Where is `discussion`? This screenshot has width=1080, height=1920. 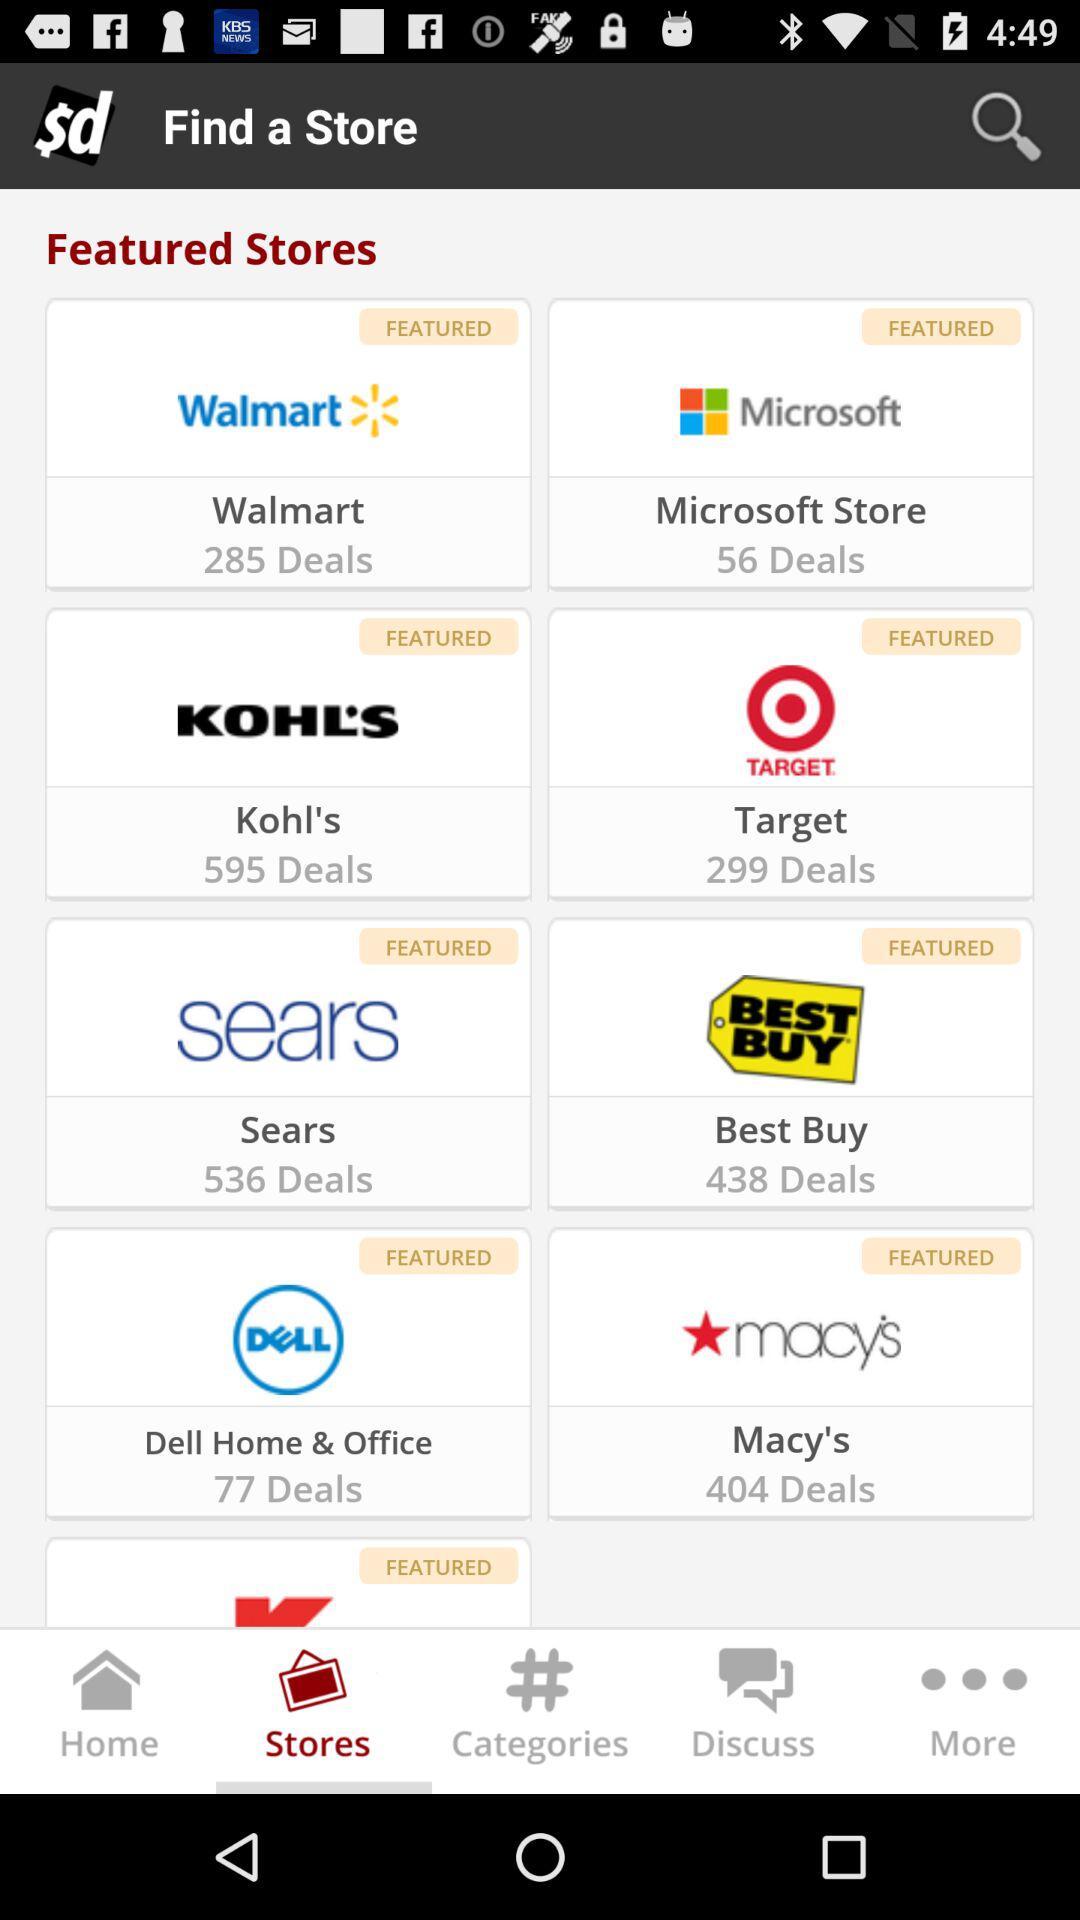 discussion is located at coordinates (756, 1715).